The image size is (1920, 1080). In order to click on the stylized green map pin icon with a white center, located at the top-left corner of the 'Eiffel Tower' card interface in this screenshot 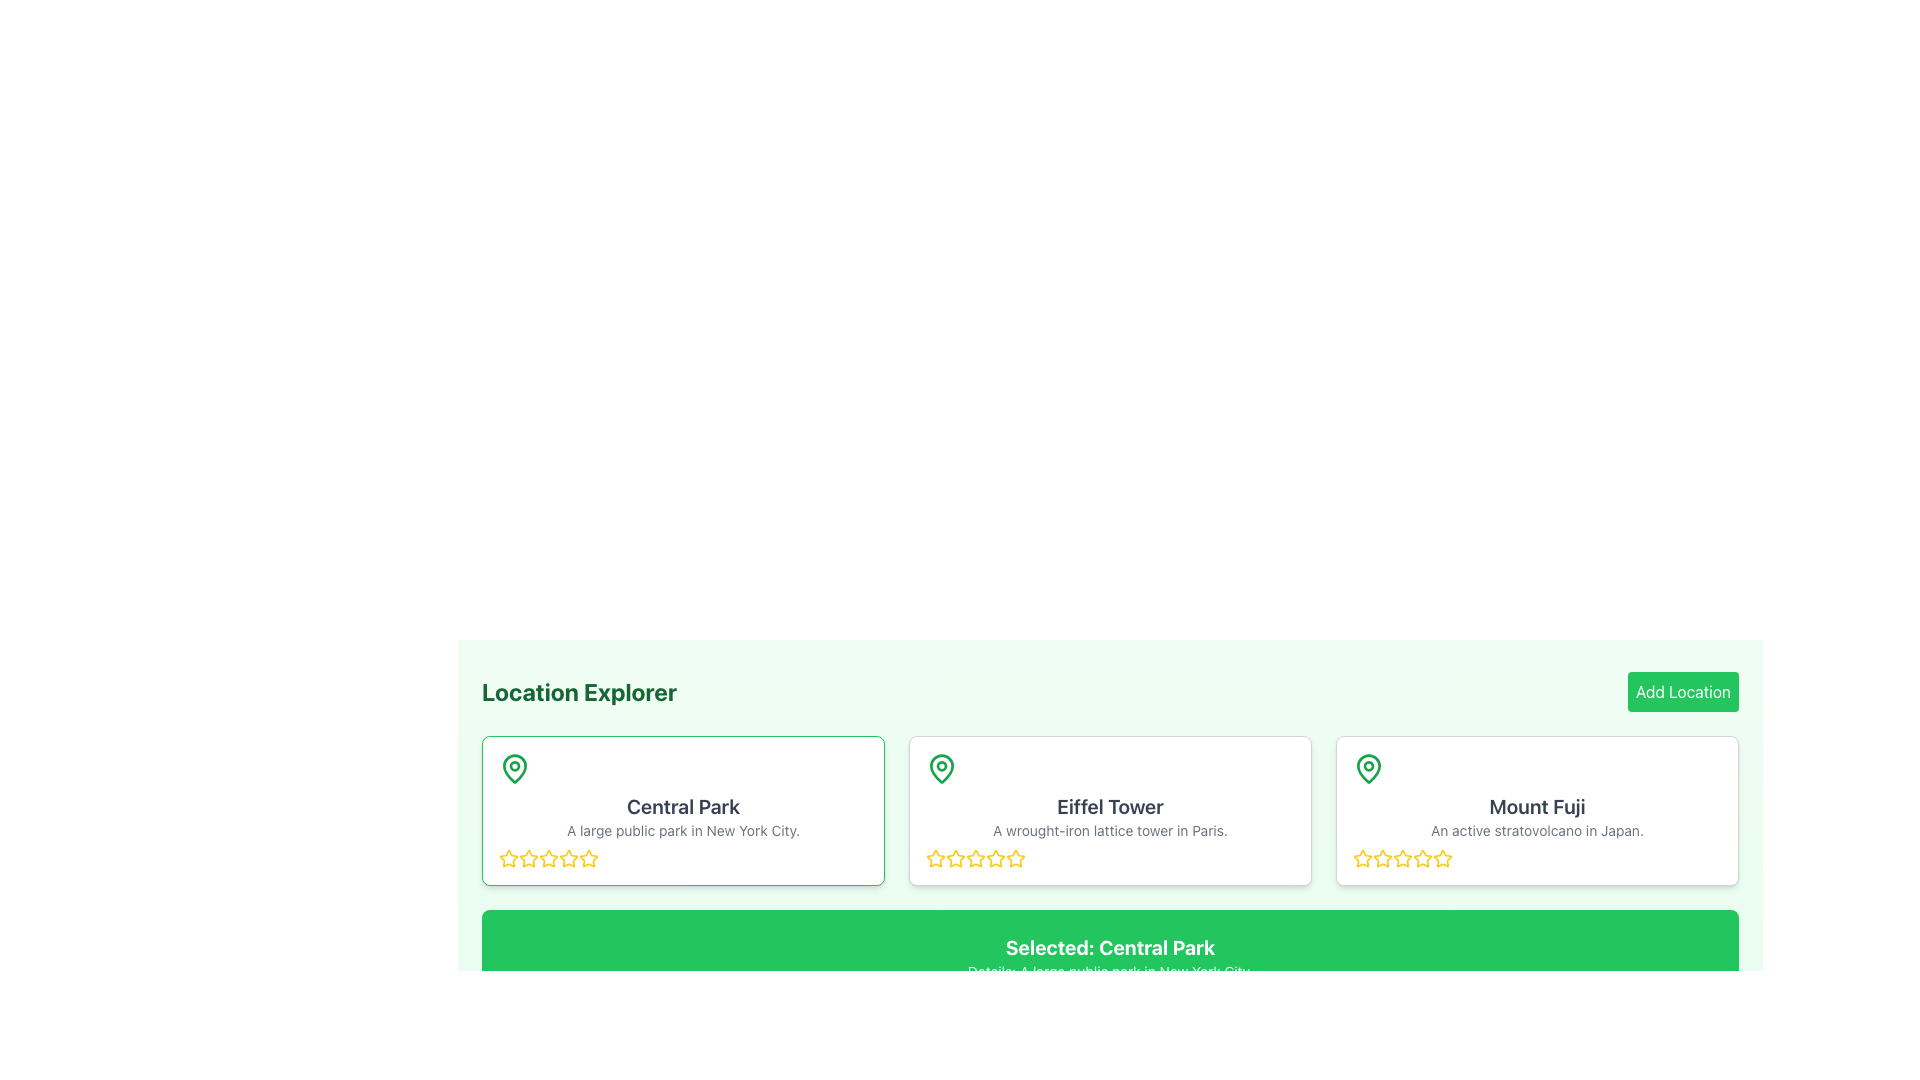, I will do `click(940, 766)`.